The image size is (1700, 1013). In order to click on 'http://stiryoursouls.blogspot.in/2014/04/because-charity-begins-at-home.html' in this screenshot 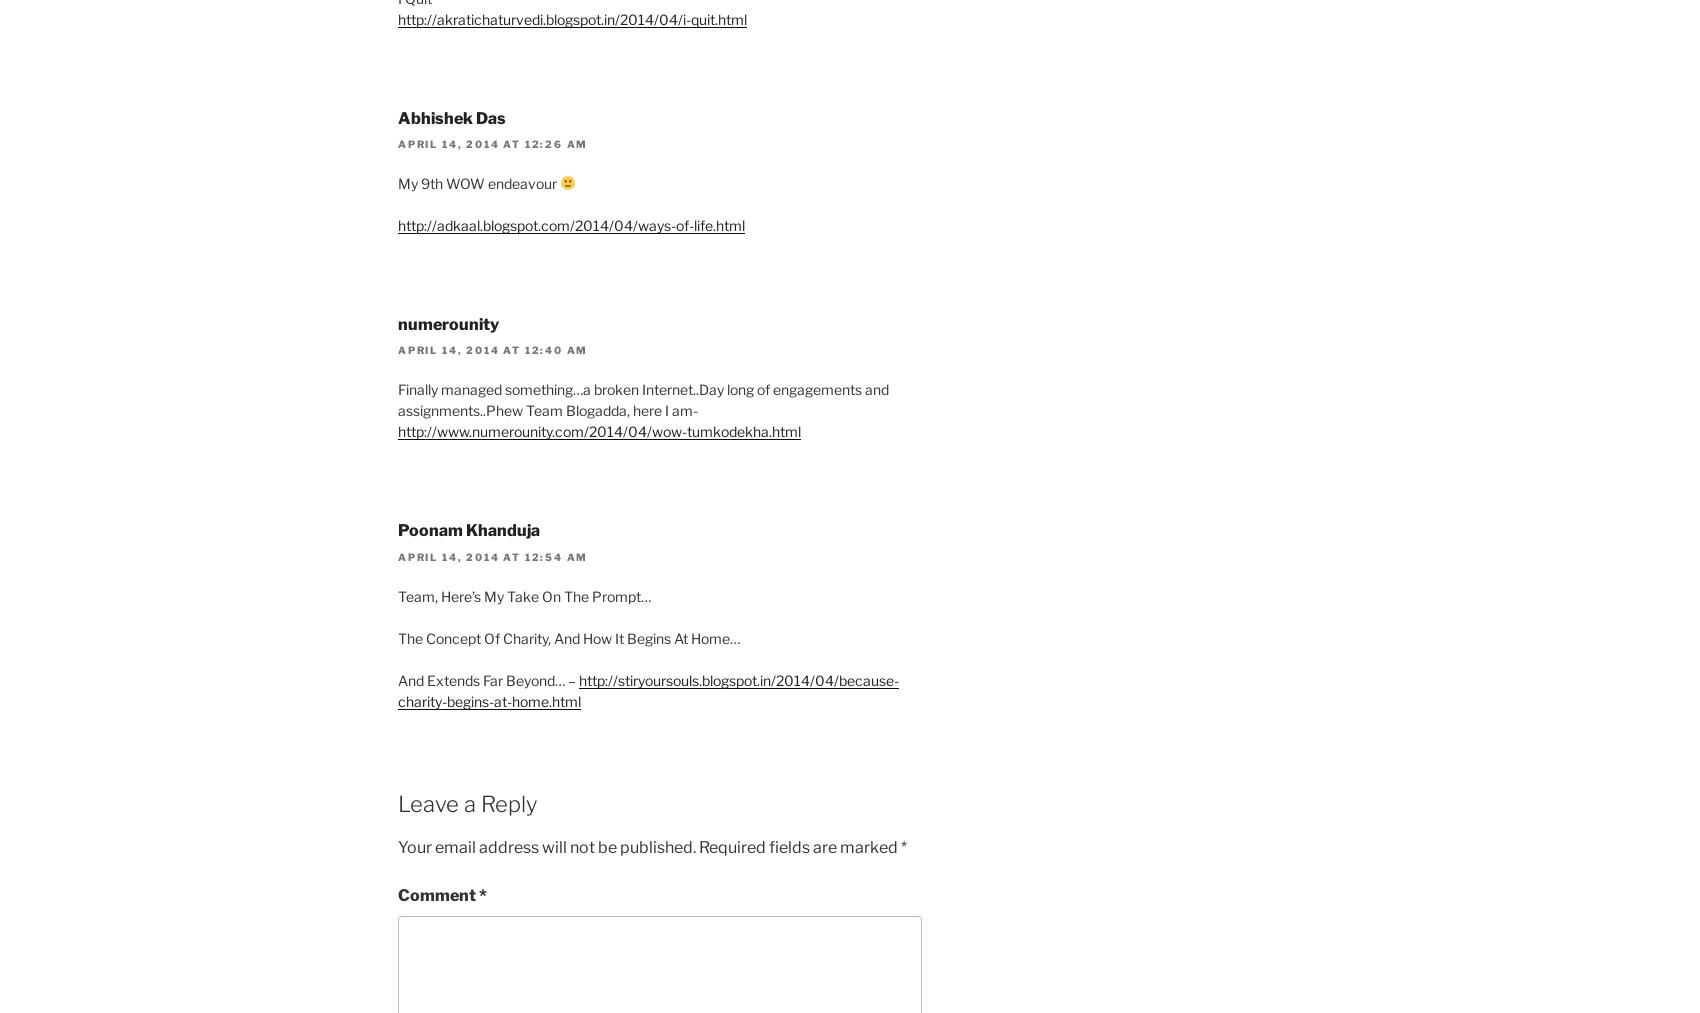, I will do `click(648, 688)`.